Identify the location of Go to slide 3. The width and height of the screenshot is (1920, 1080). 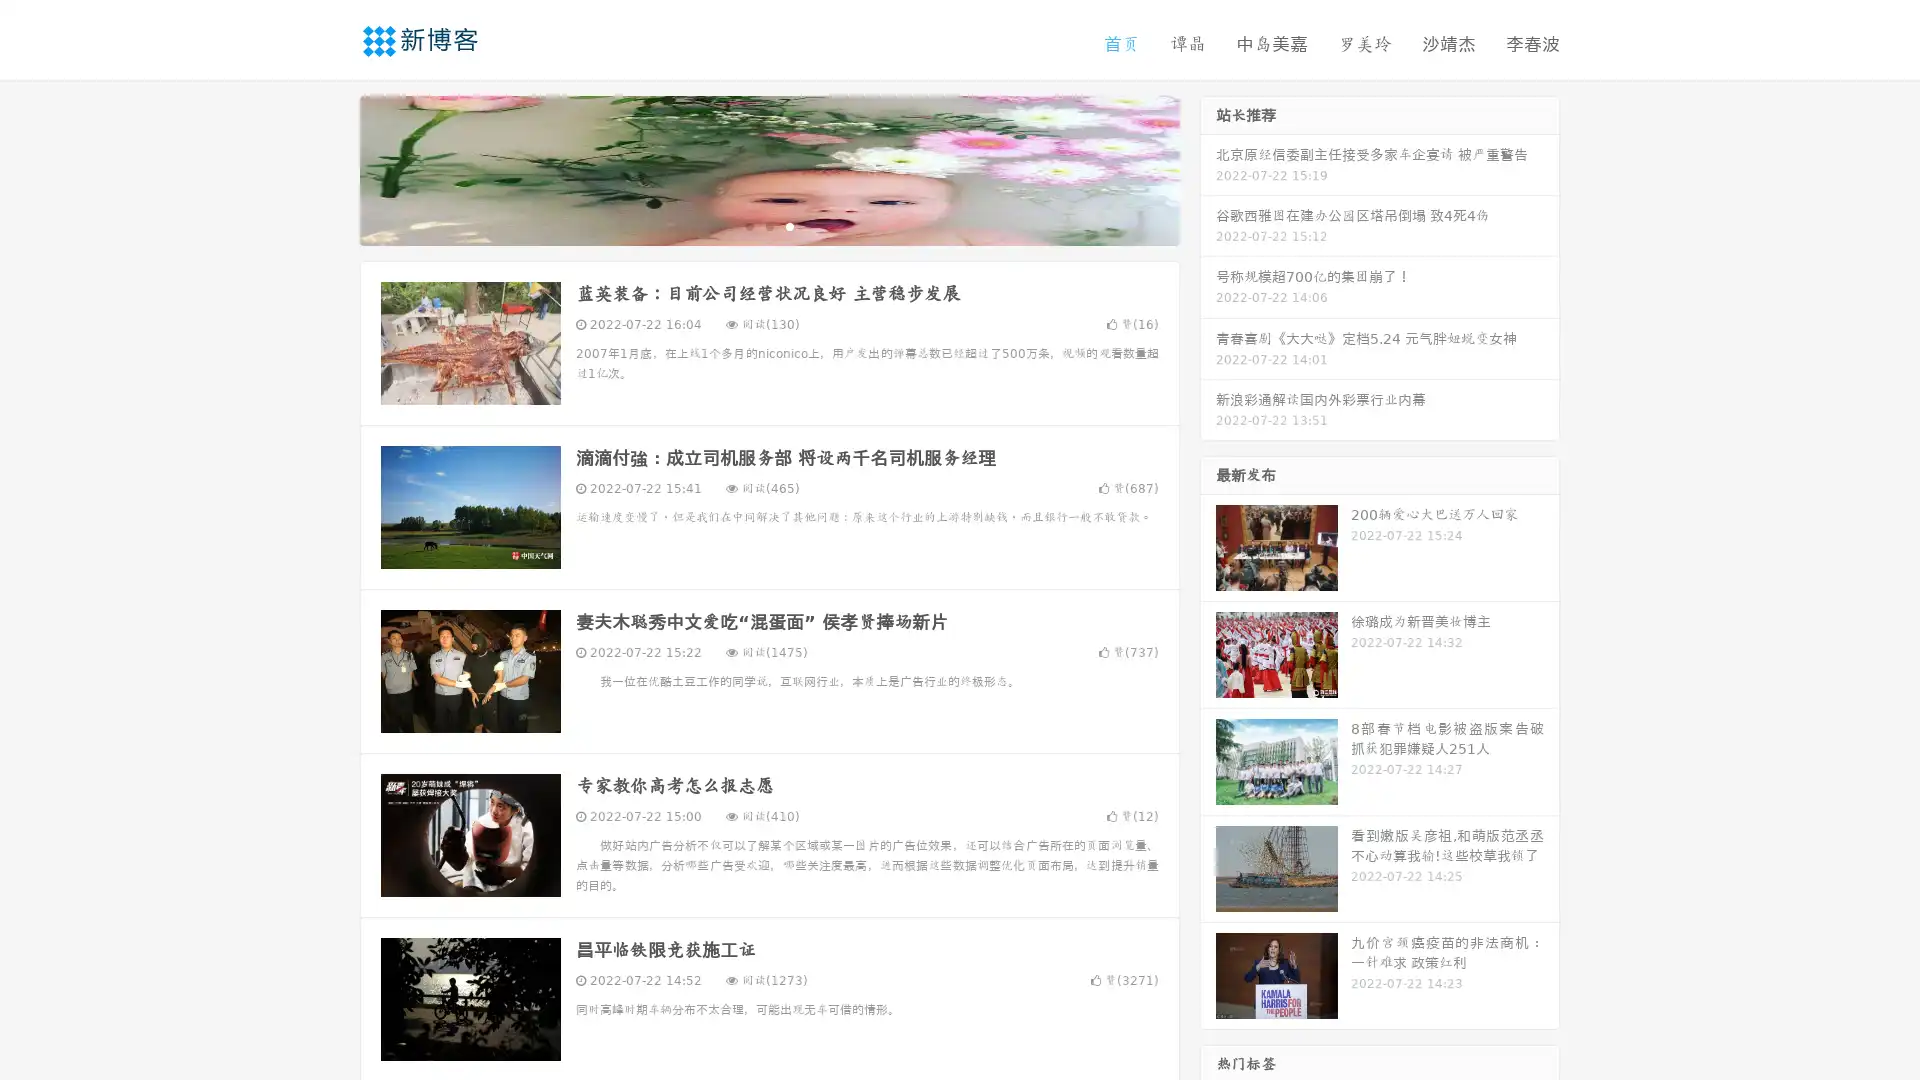
(789, 225).